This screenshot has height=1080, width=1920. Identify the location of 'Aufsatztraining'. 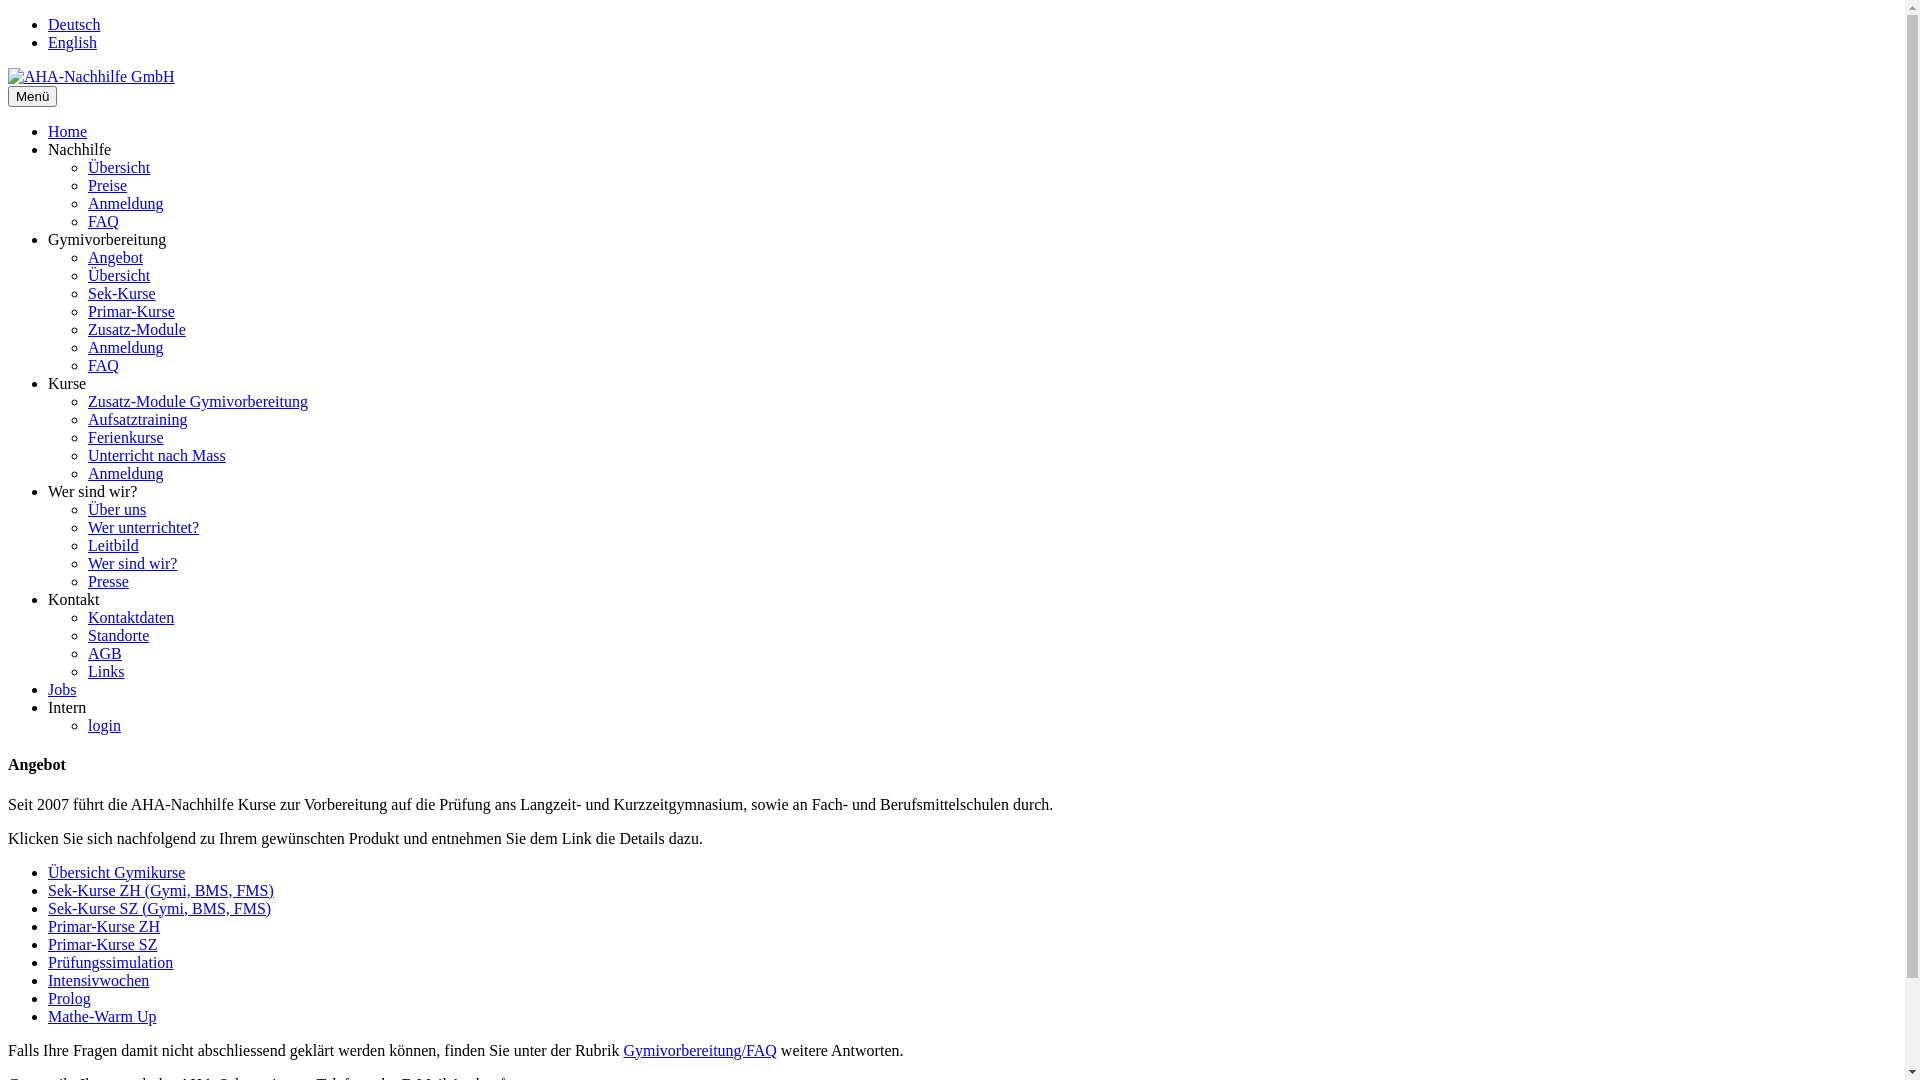
(137, 418).